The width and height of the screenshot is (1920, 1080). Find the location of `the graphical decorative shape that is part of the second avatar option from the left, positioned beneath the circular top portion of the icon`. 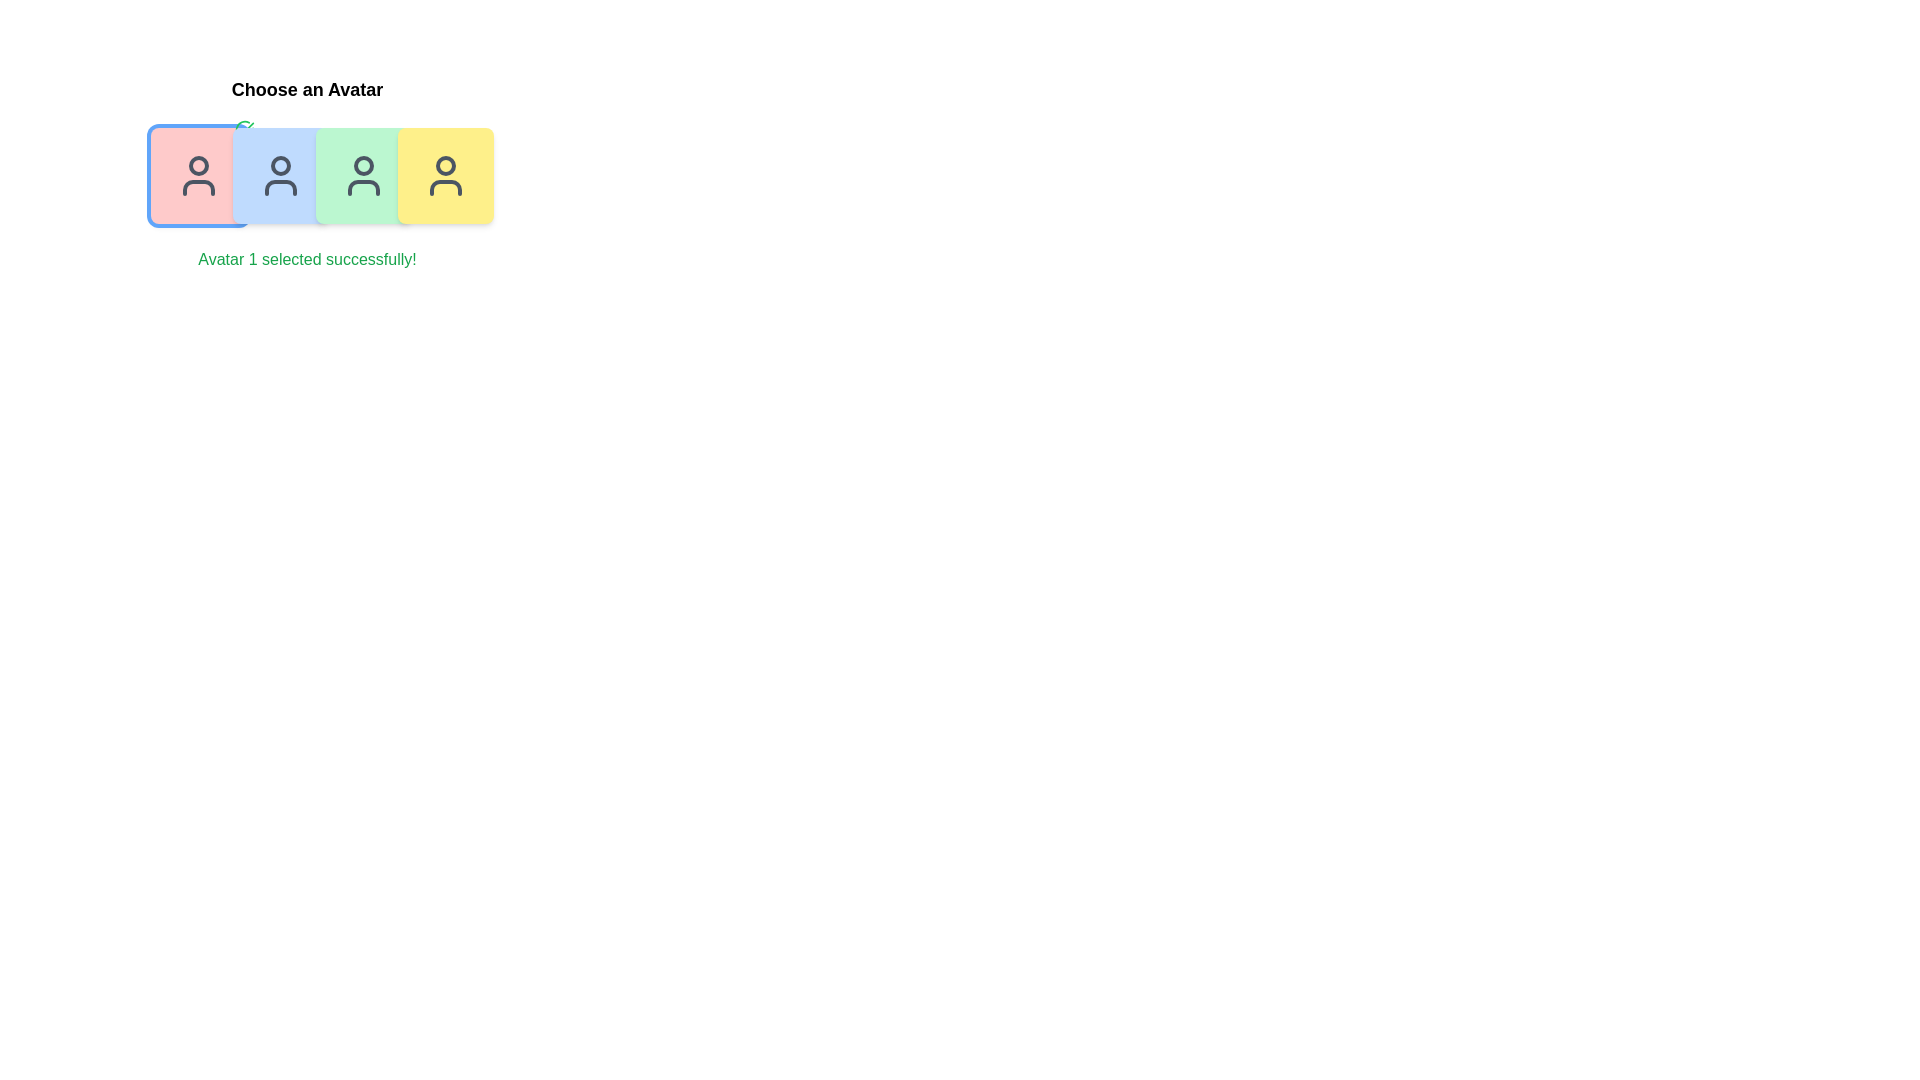

the graphical decorative shape that is part of the second avatar option from the left, positioned beneath the circular top portion of the icon is located at coordinates (280, 188).